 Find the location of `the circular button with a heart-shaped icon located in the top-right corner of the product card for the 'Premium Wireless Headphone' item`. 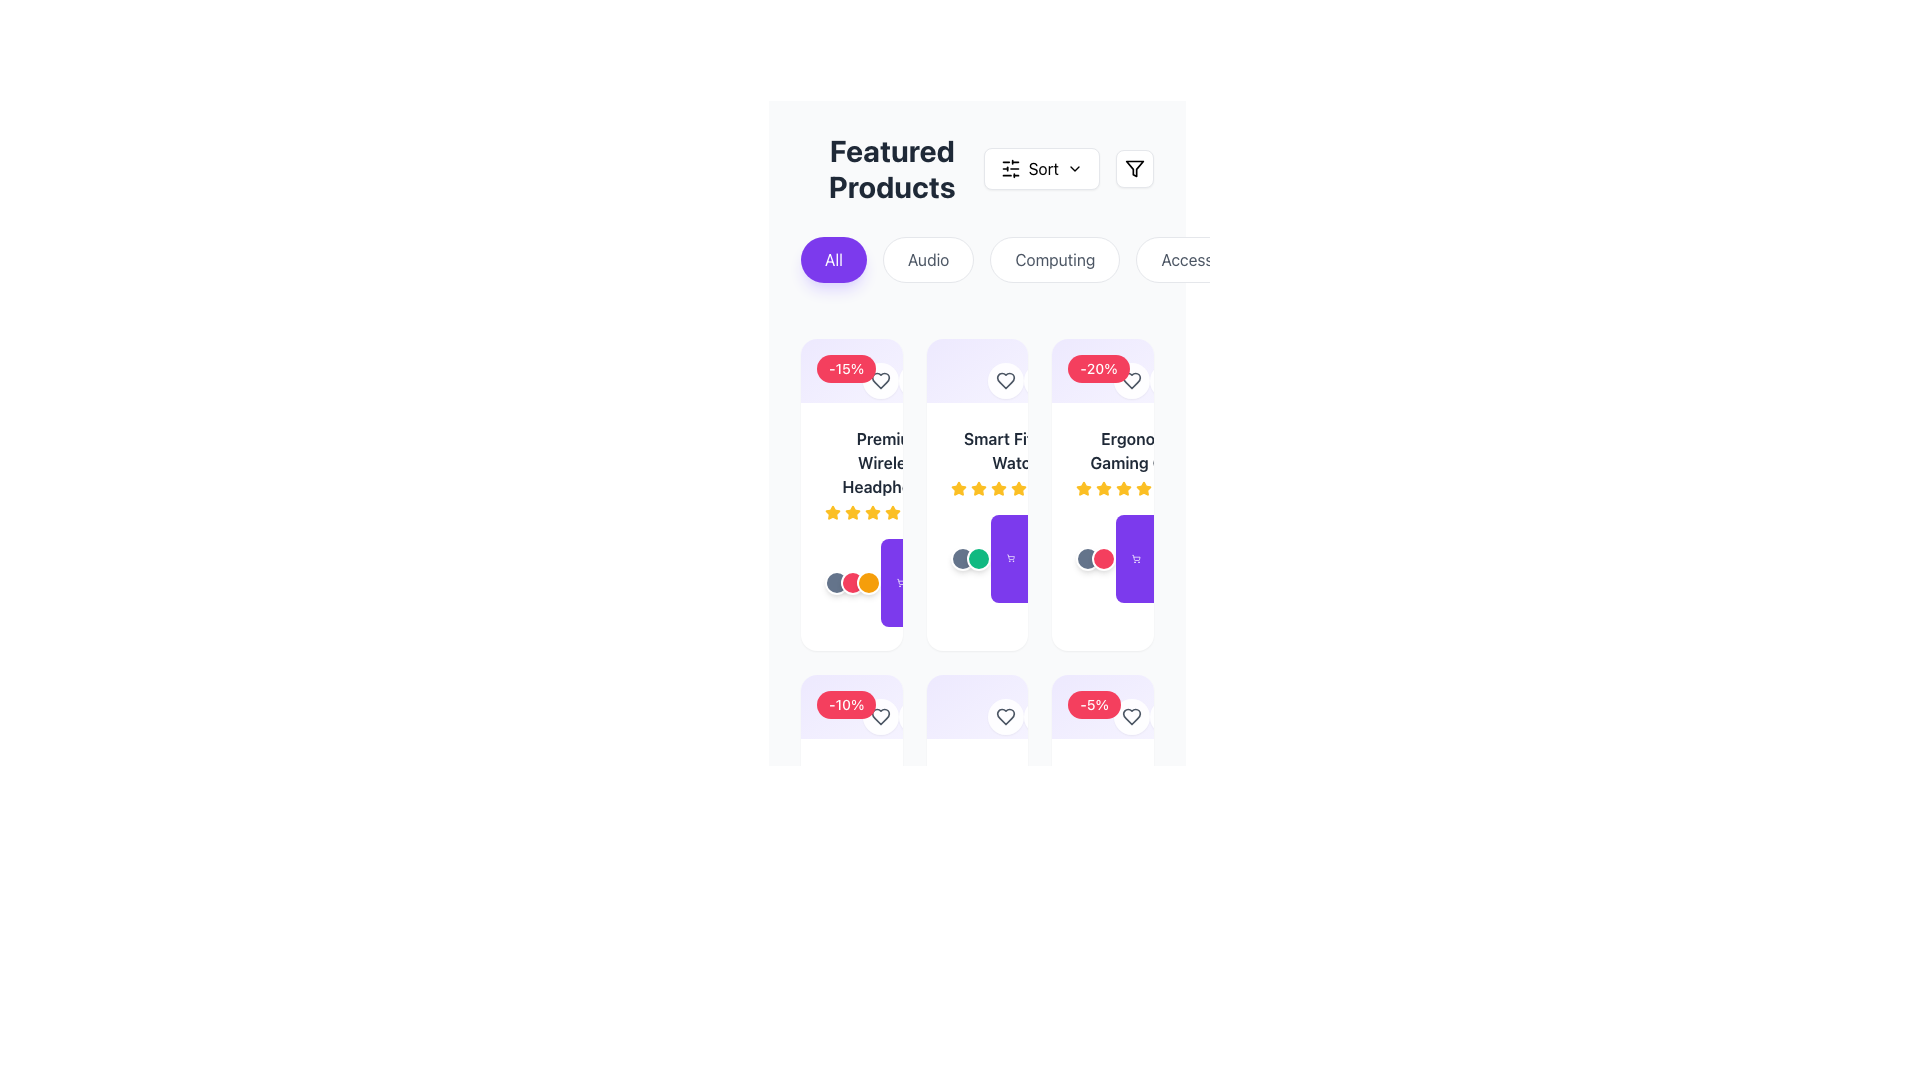

the circular button with a heart-shaped icon located in the top-right corner of the product card for the 'Premium Wireless Headphone' item is located at coordinates (880, 381).